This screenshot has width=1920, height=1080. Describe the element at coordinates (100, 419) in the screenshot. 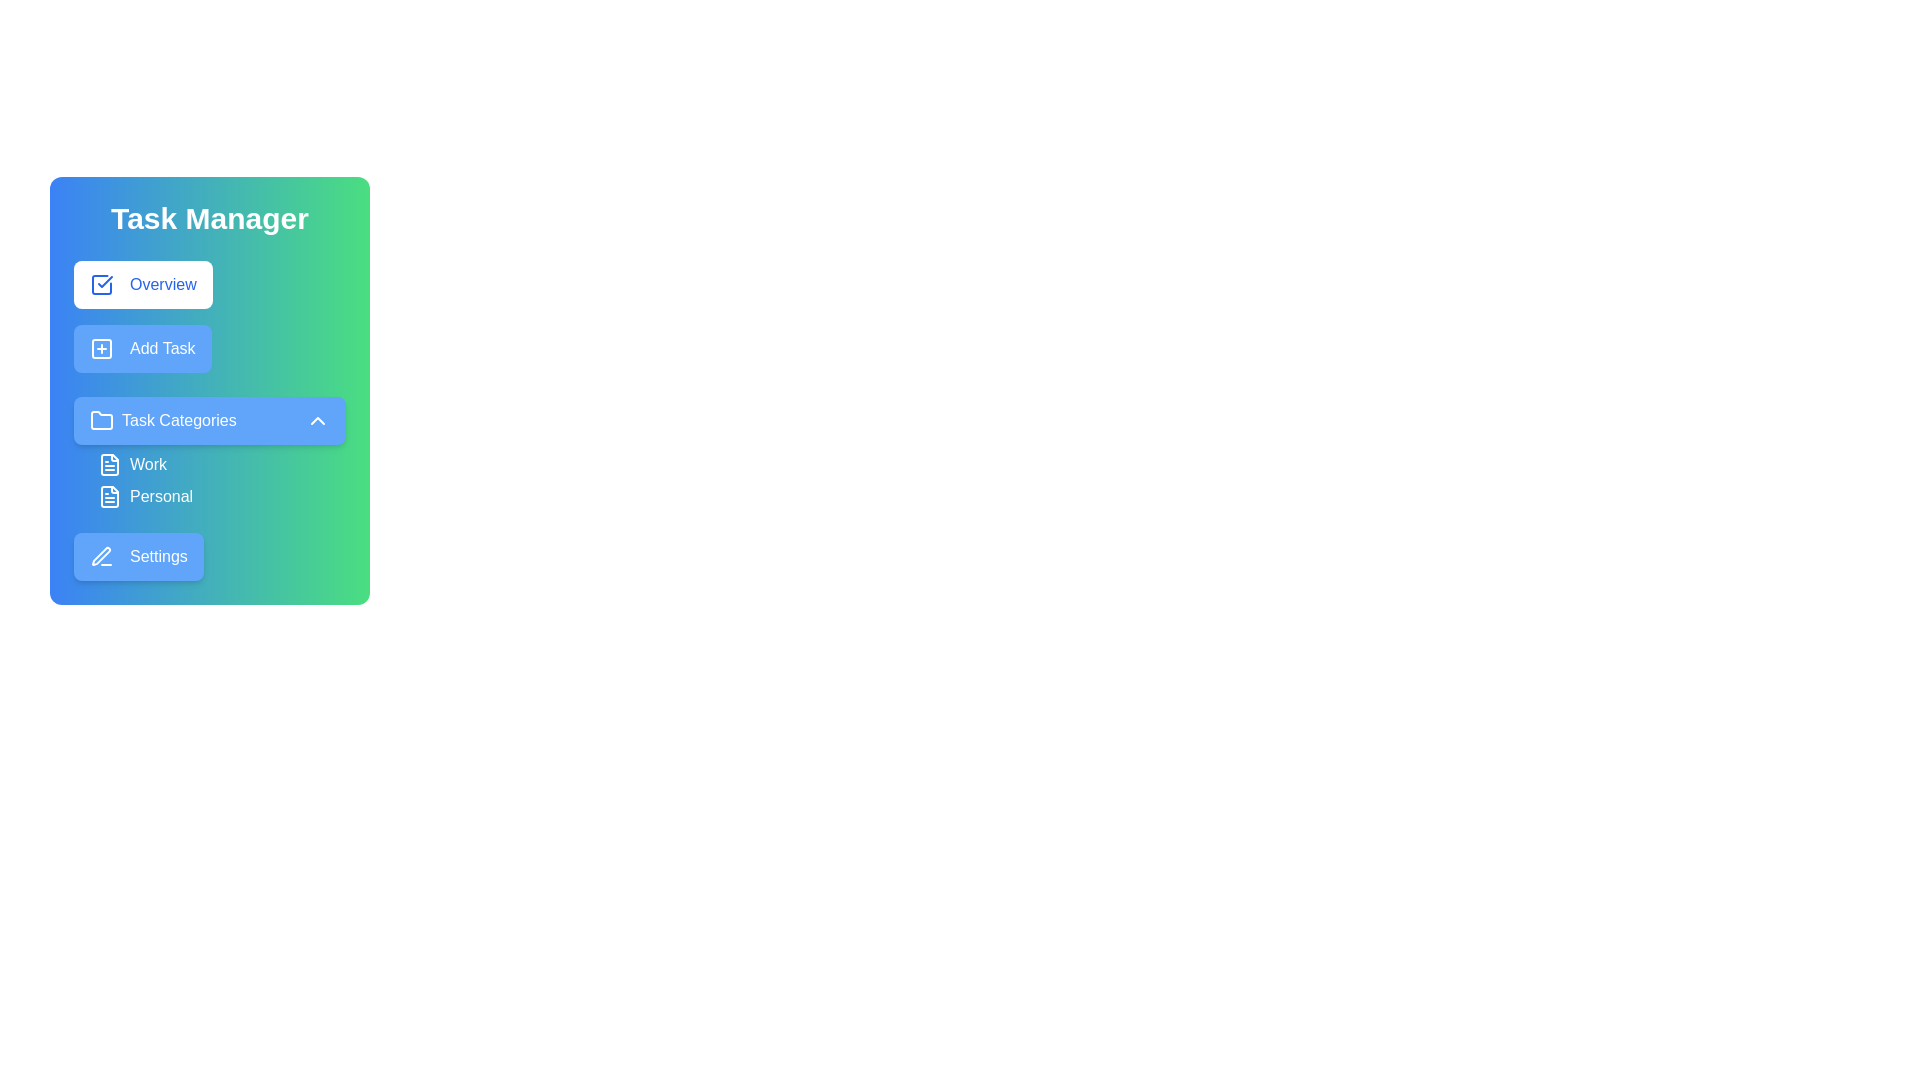

I see `the SVG icon representing a folder in the 'Task Categories' section of the vertical navigation menu on the left side of the interface` at that location.